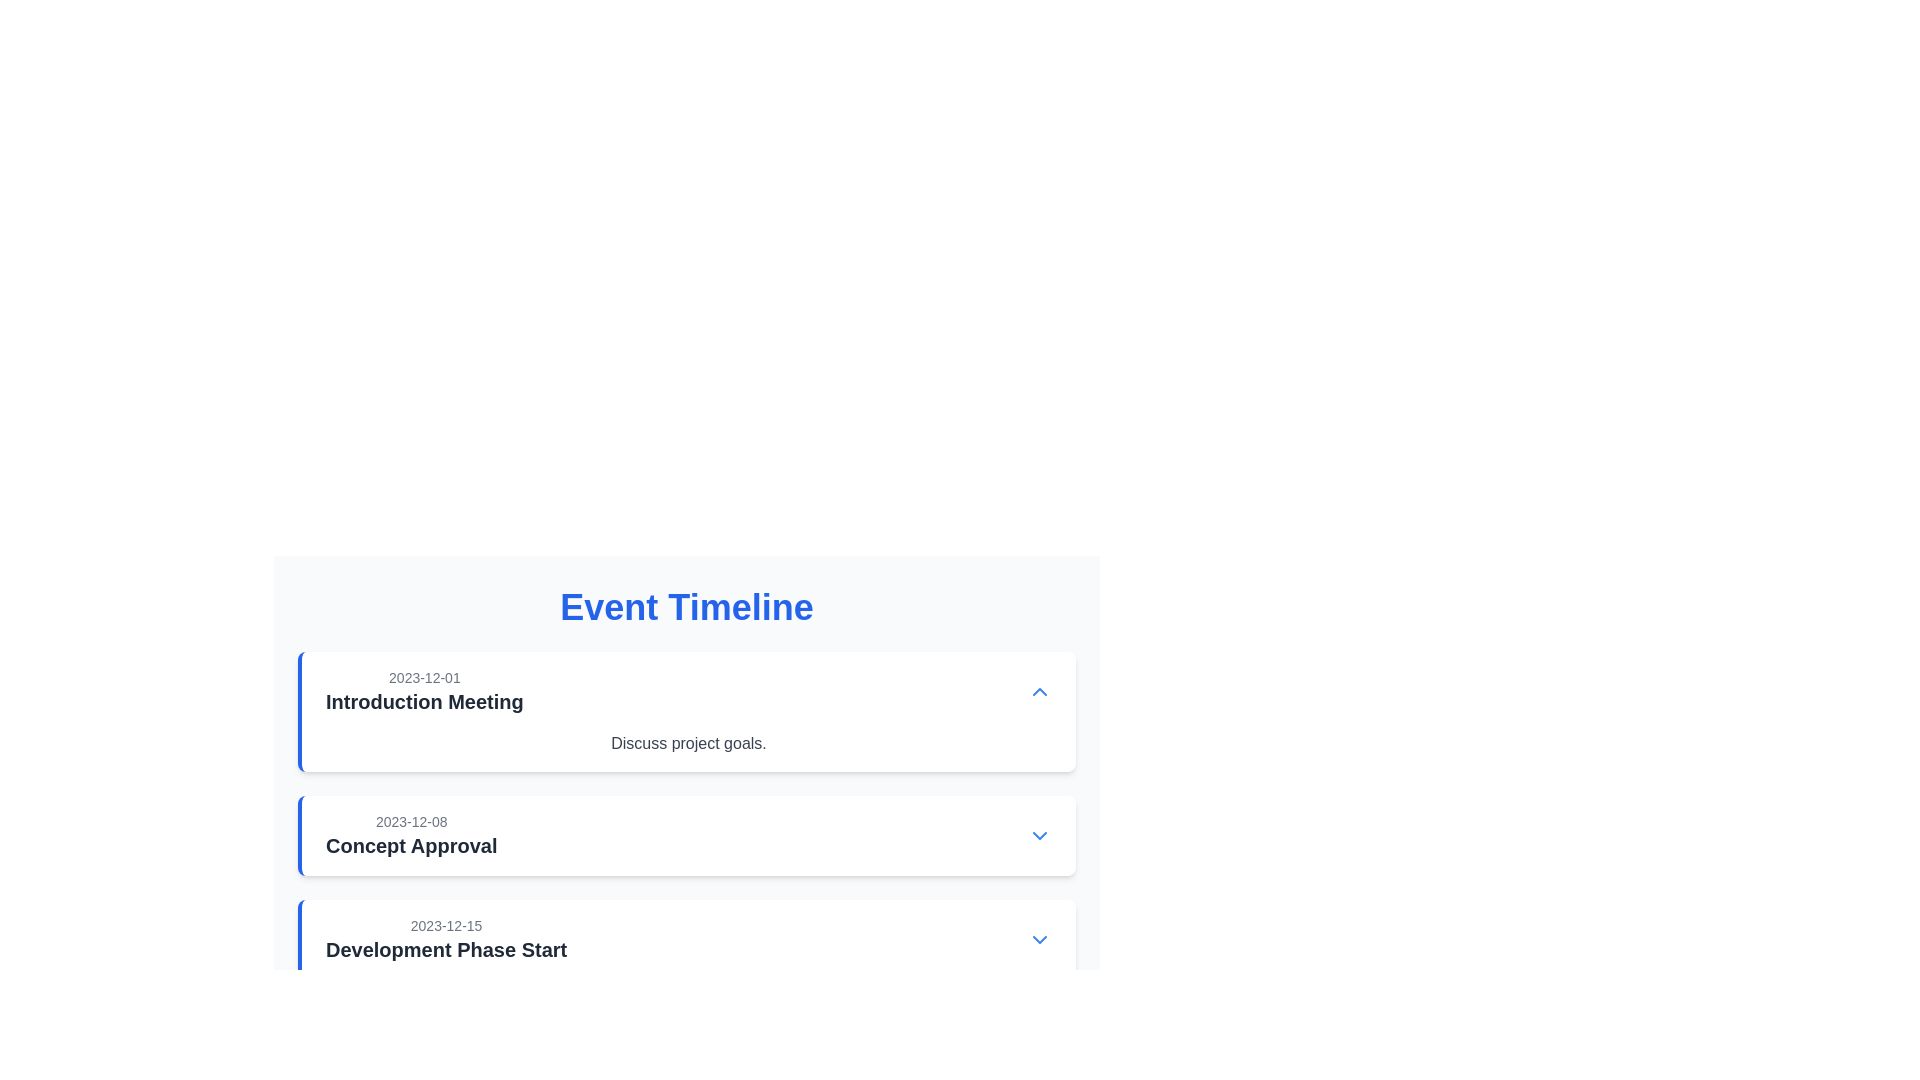 Image resolution: width=1920 pixels, height=1080 pixels. Describe the element at coordinates (445, 940) in the screenshot. I see `the central text component displaying the date '2023-12-15' and the title 'Development Phase Start' in the third block of the timeline interface` at that location.